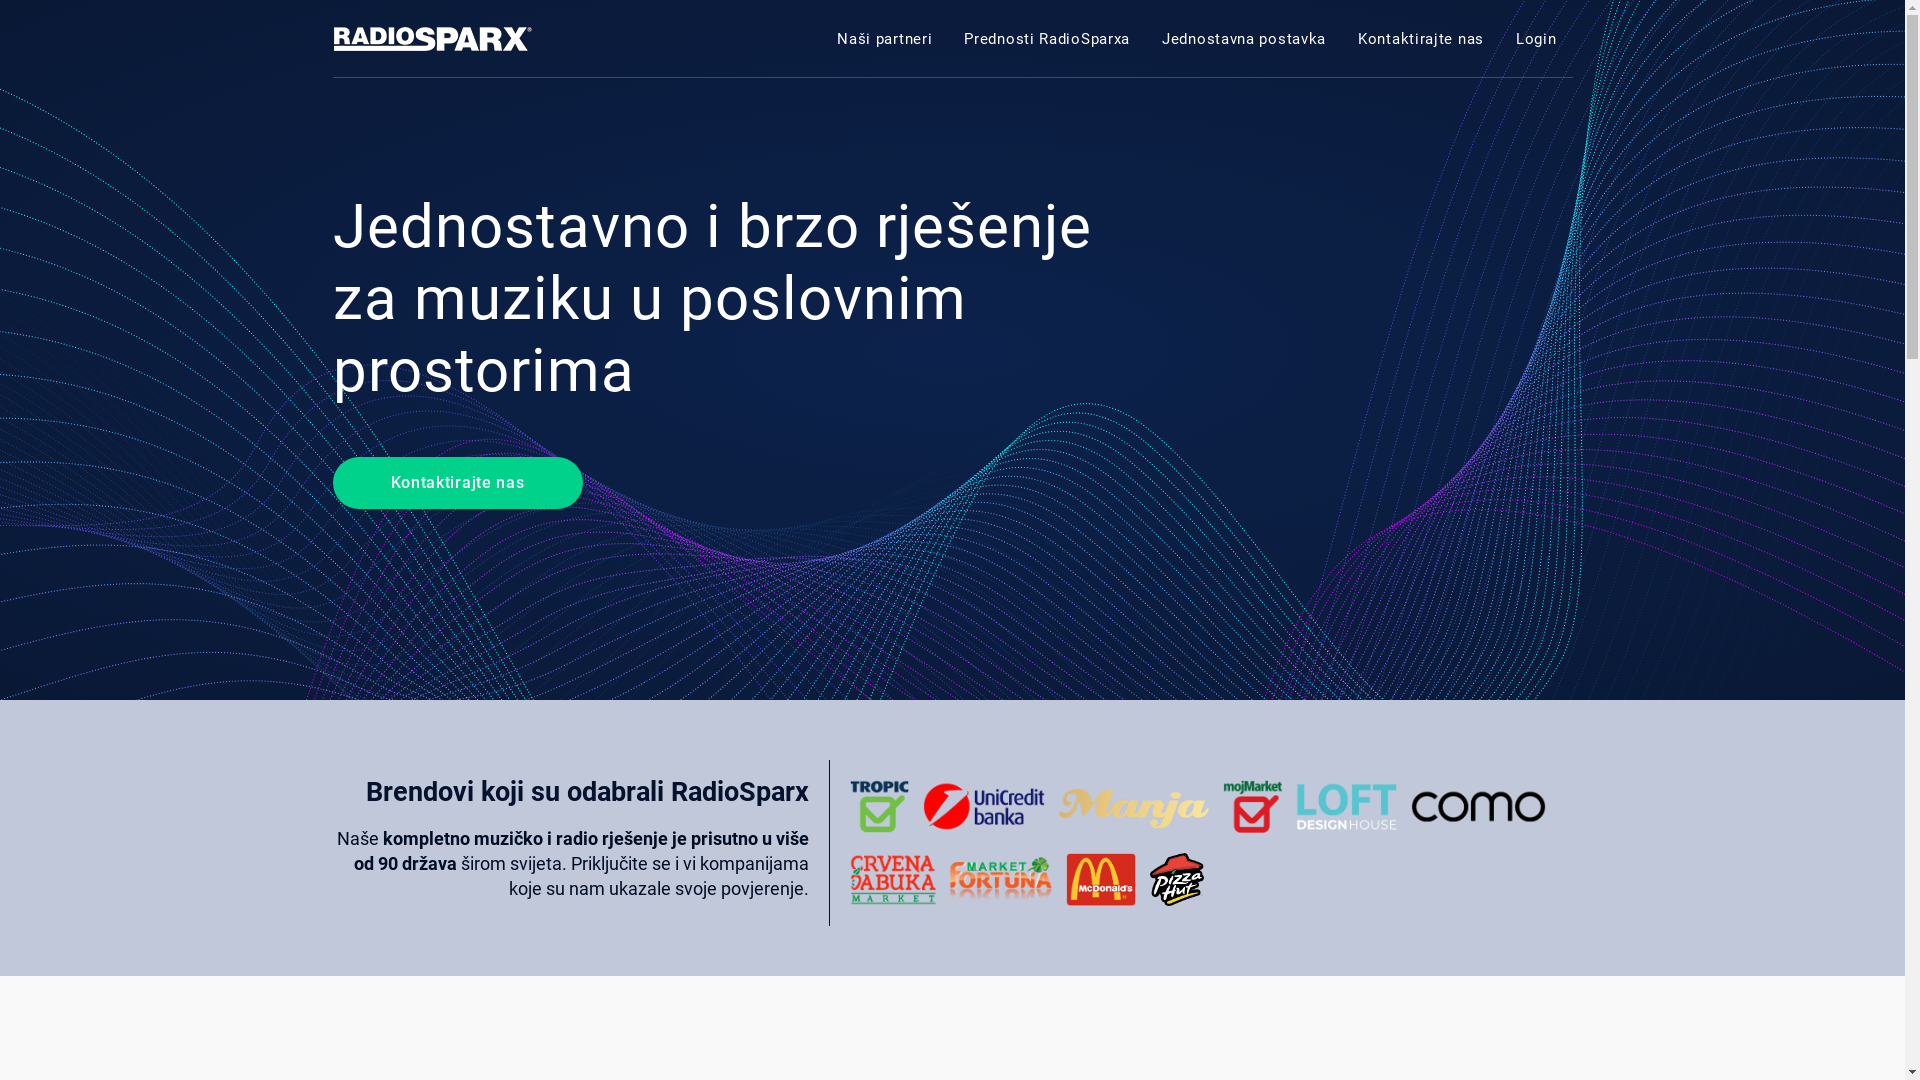 The width and height of the screenshot is (1920, 1080). I want to click on 'Kontaktirajte nas', so click(455, 482).